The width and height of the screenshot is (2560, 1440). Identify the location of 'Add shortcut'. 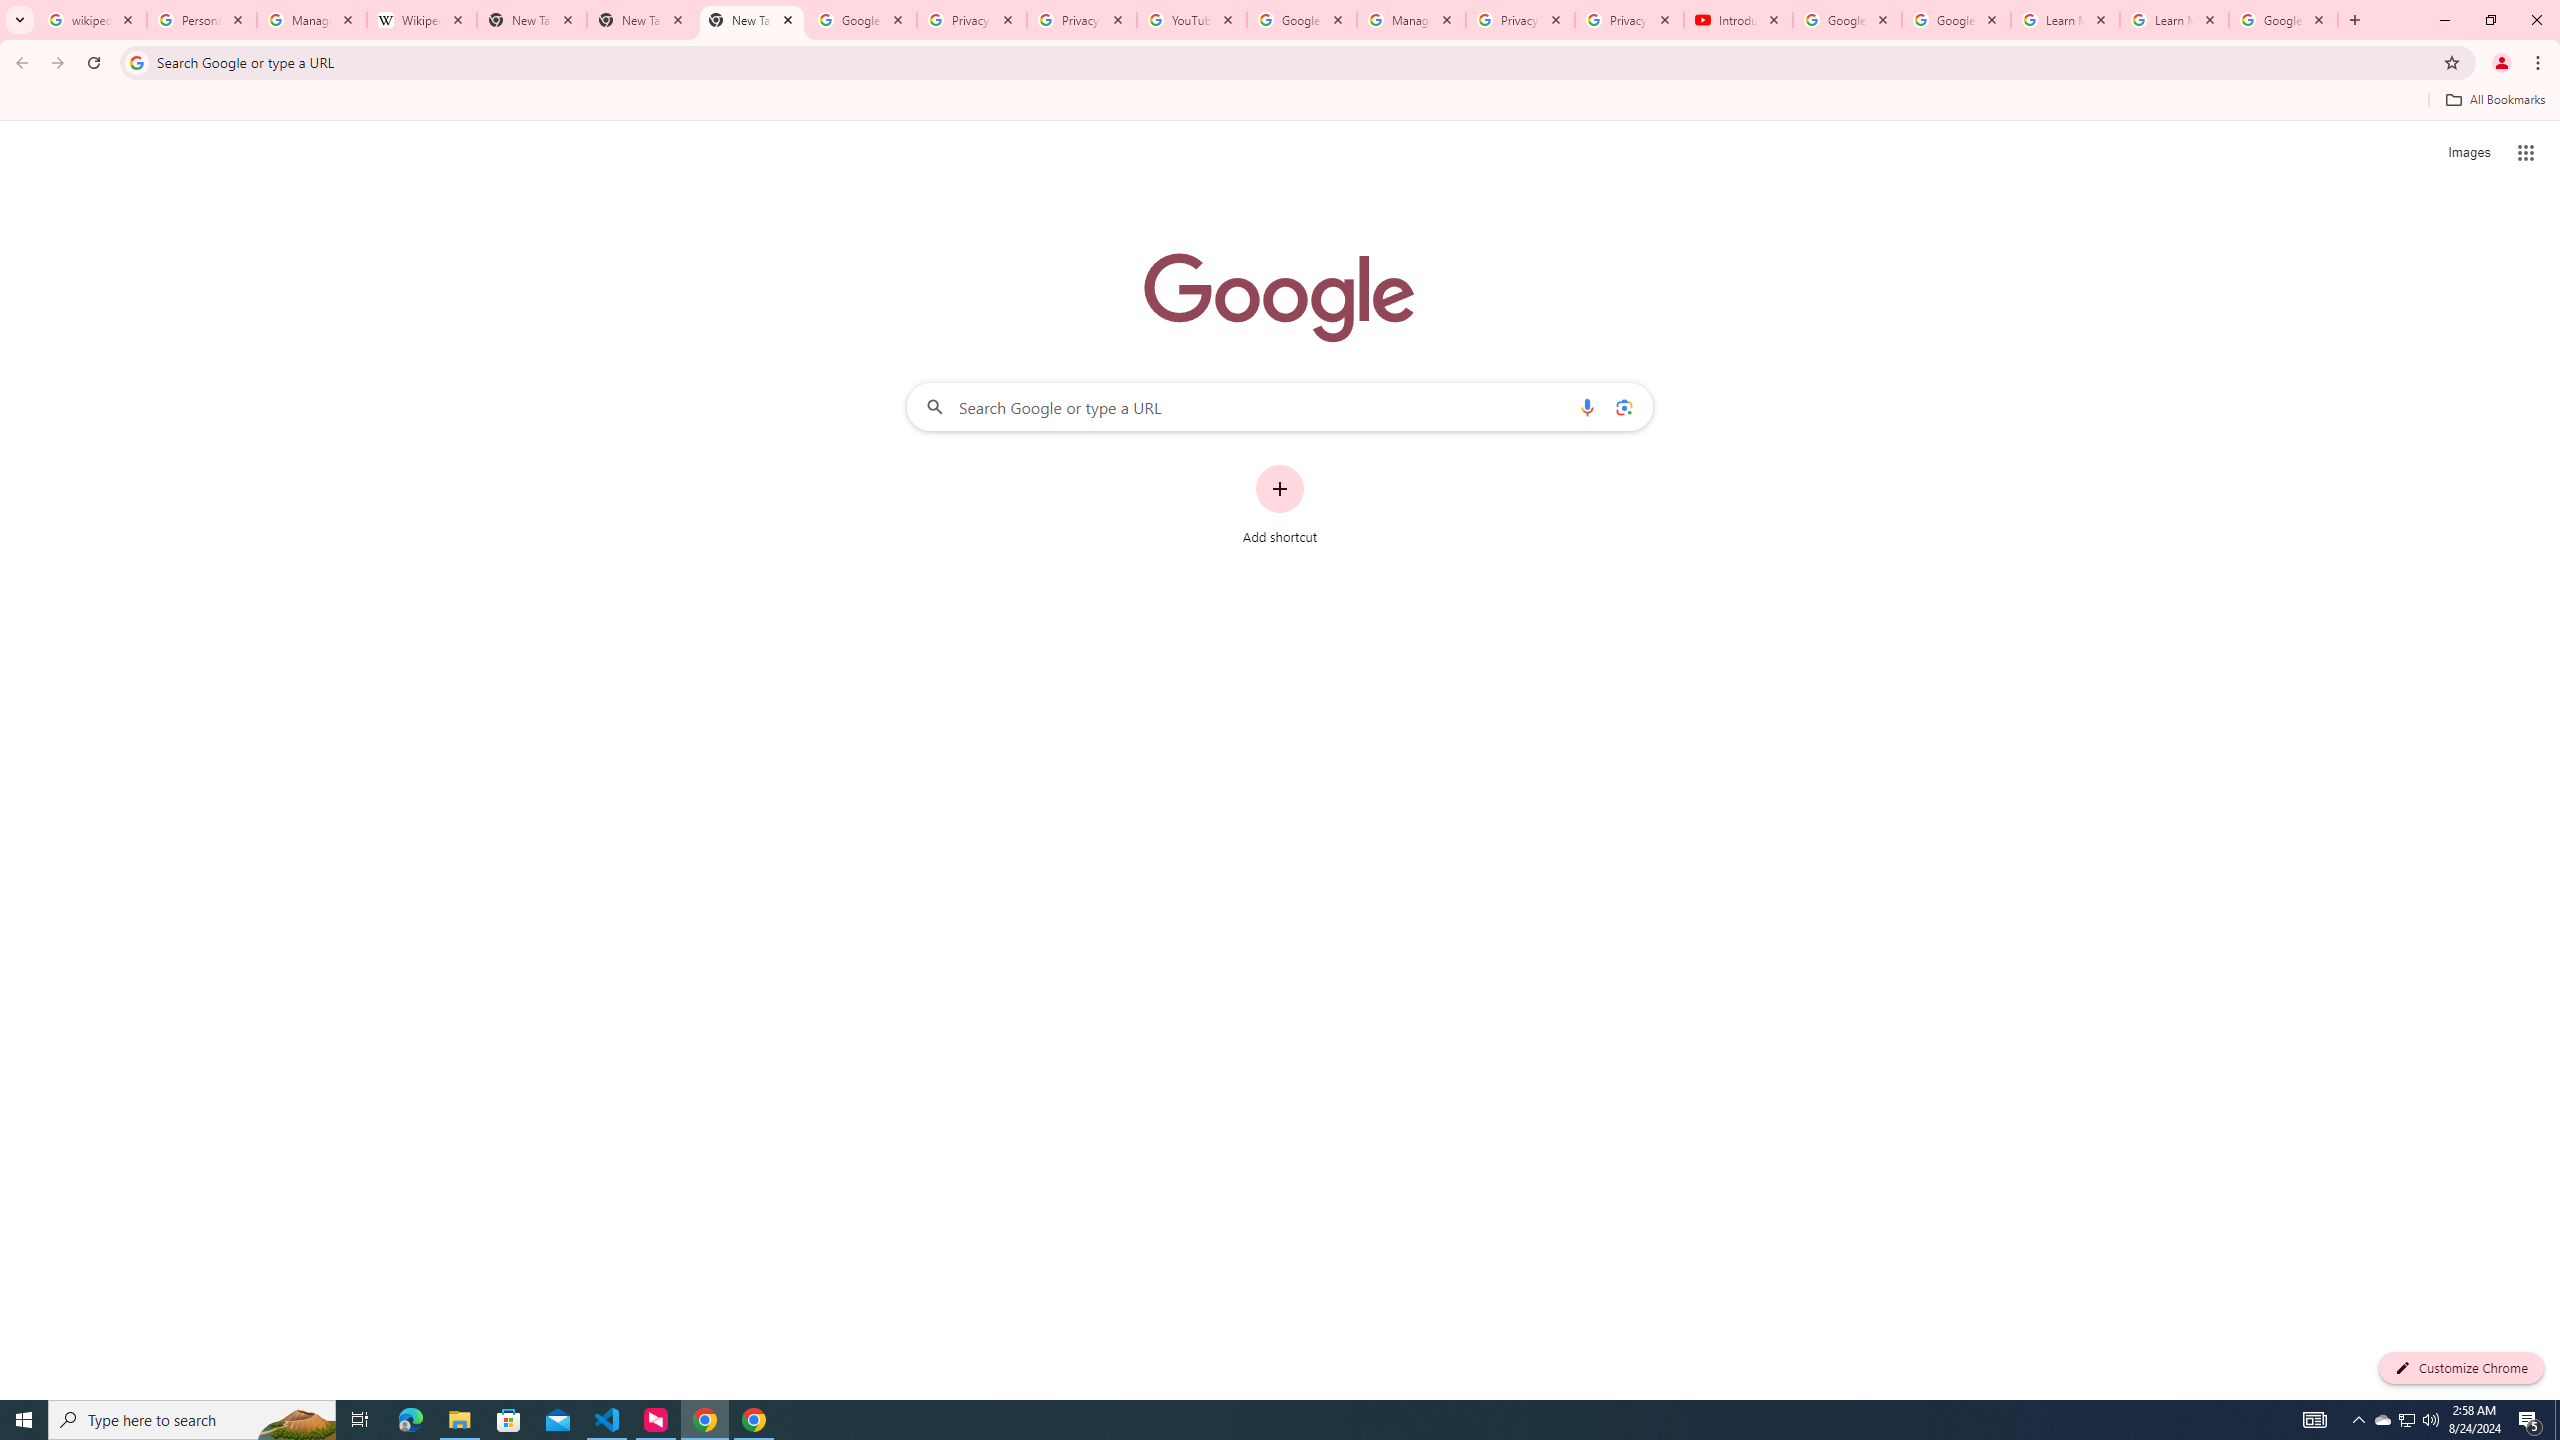
(1280, 505).